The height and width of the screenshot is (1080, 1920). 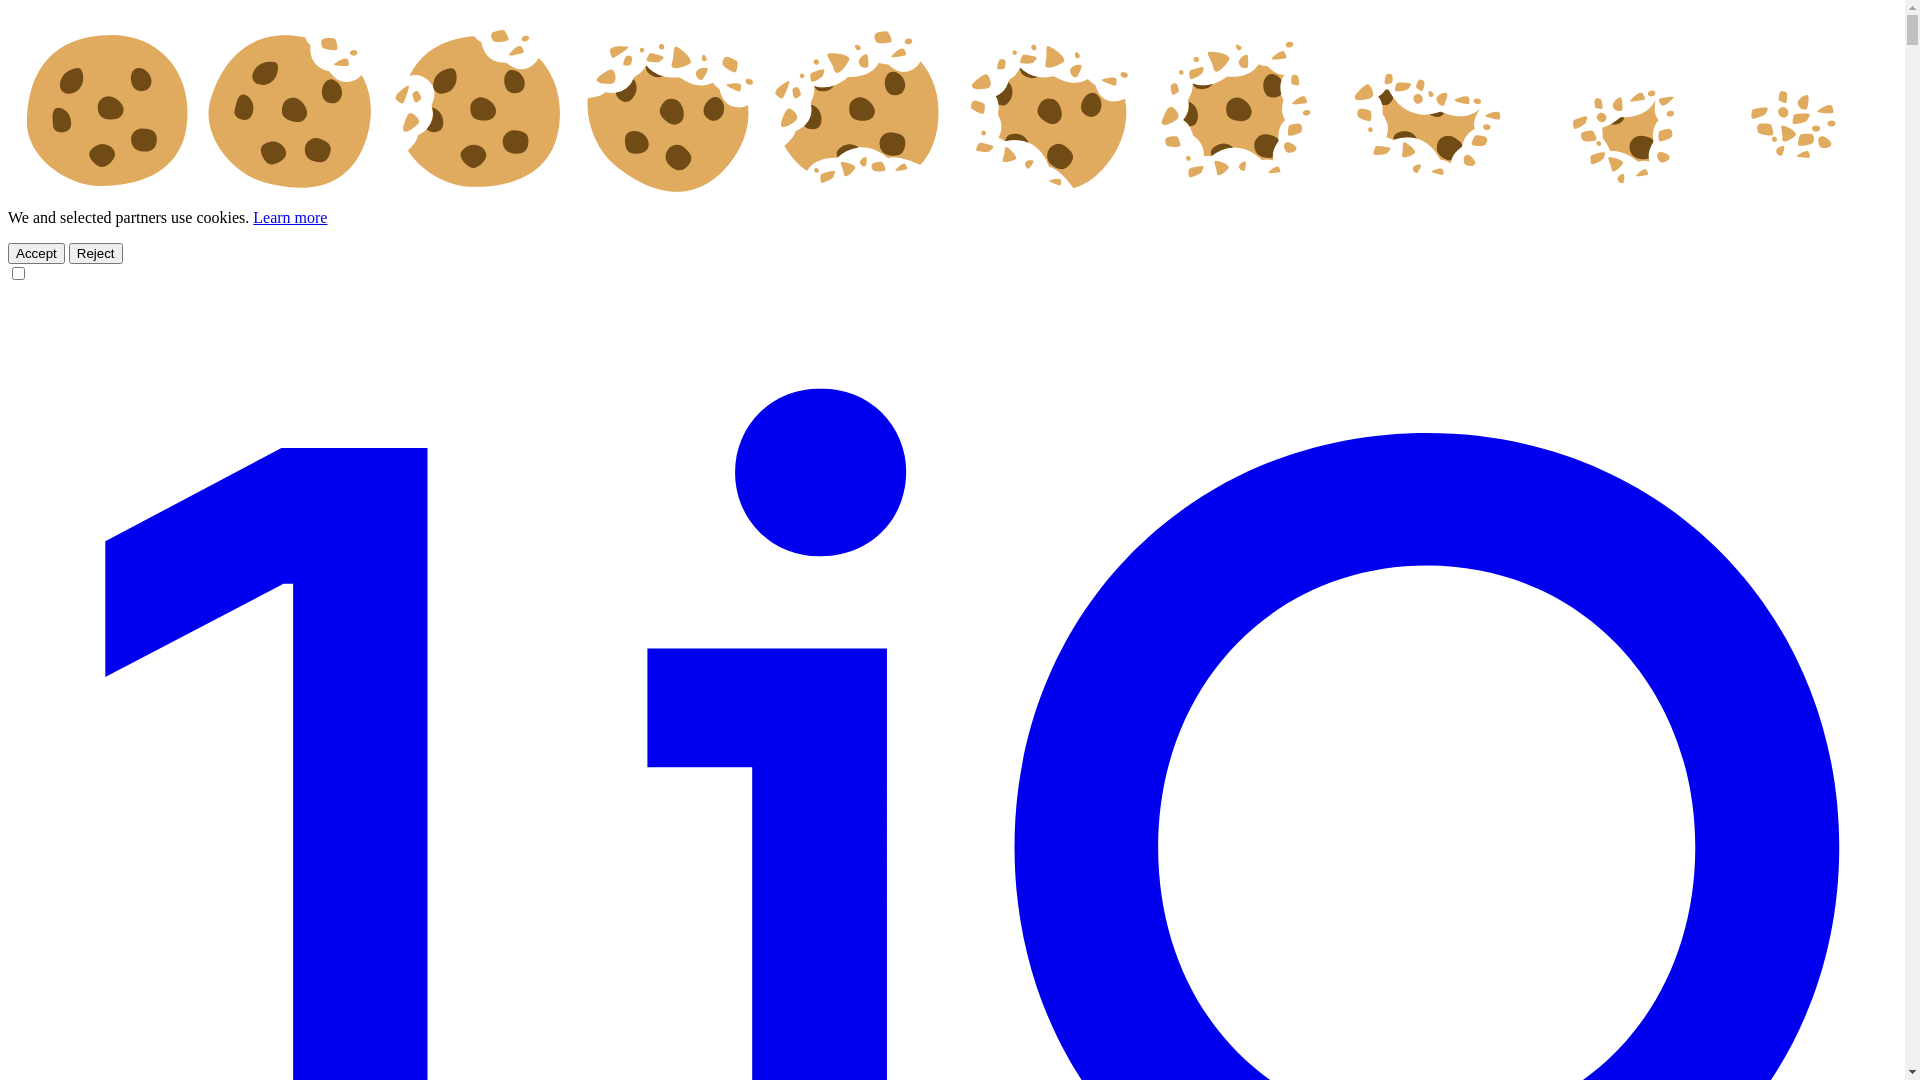 What do you see at coordinates (36, 252) in the screenshot?
I see `'Accept'` at bounding box center [36, 252].